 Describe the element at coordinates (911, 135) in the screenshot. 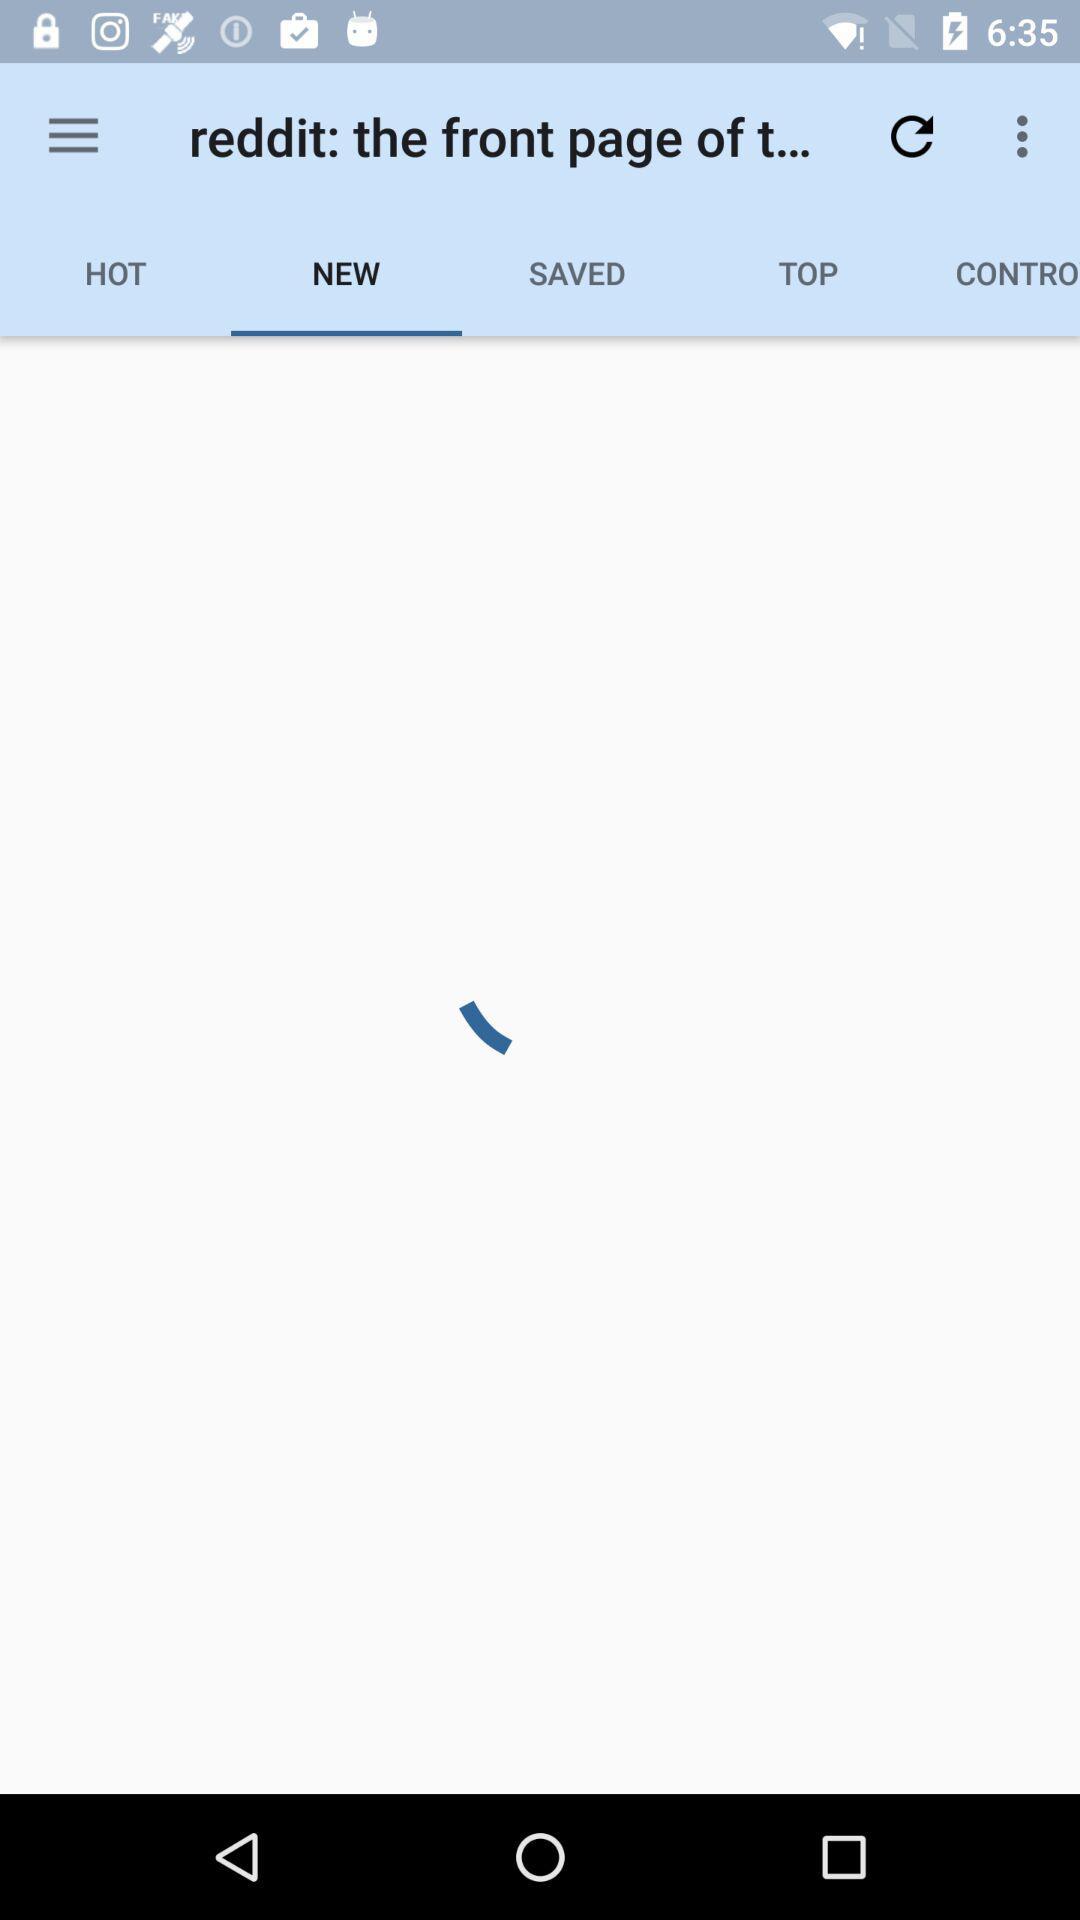

I see `the item next to the reddit the front` at that location.